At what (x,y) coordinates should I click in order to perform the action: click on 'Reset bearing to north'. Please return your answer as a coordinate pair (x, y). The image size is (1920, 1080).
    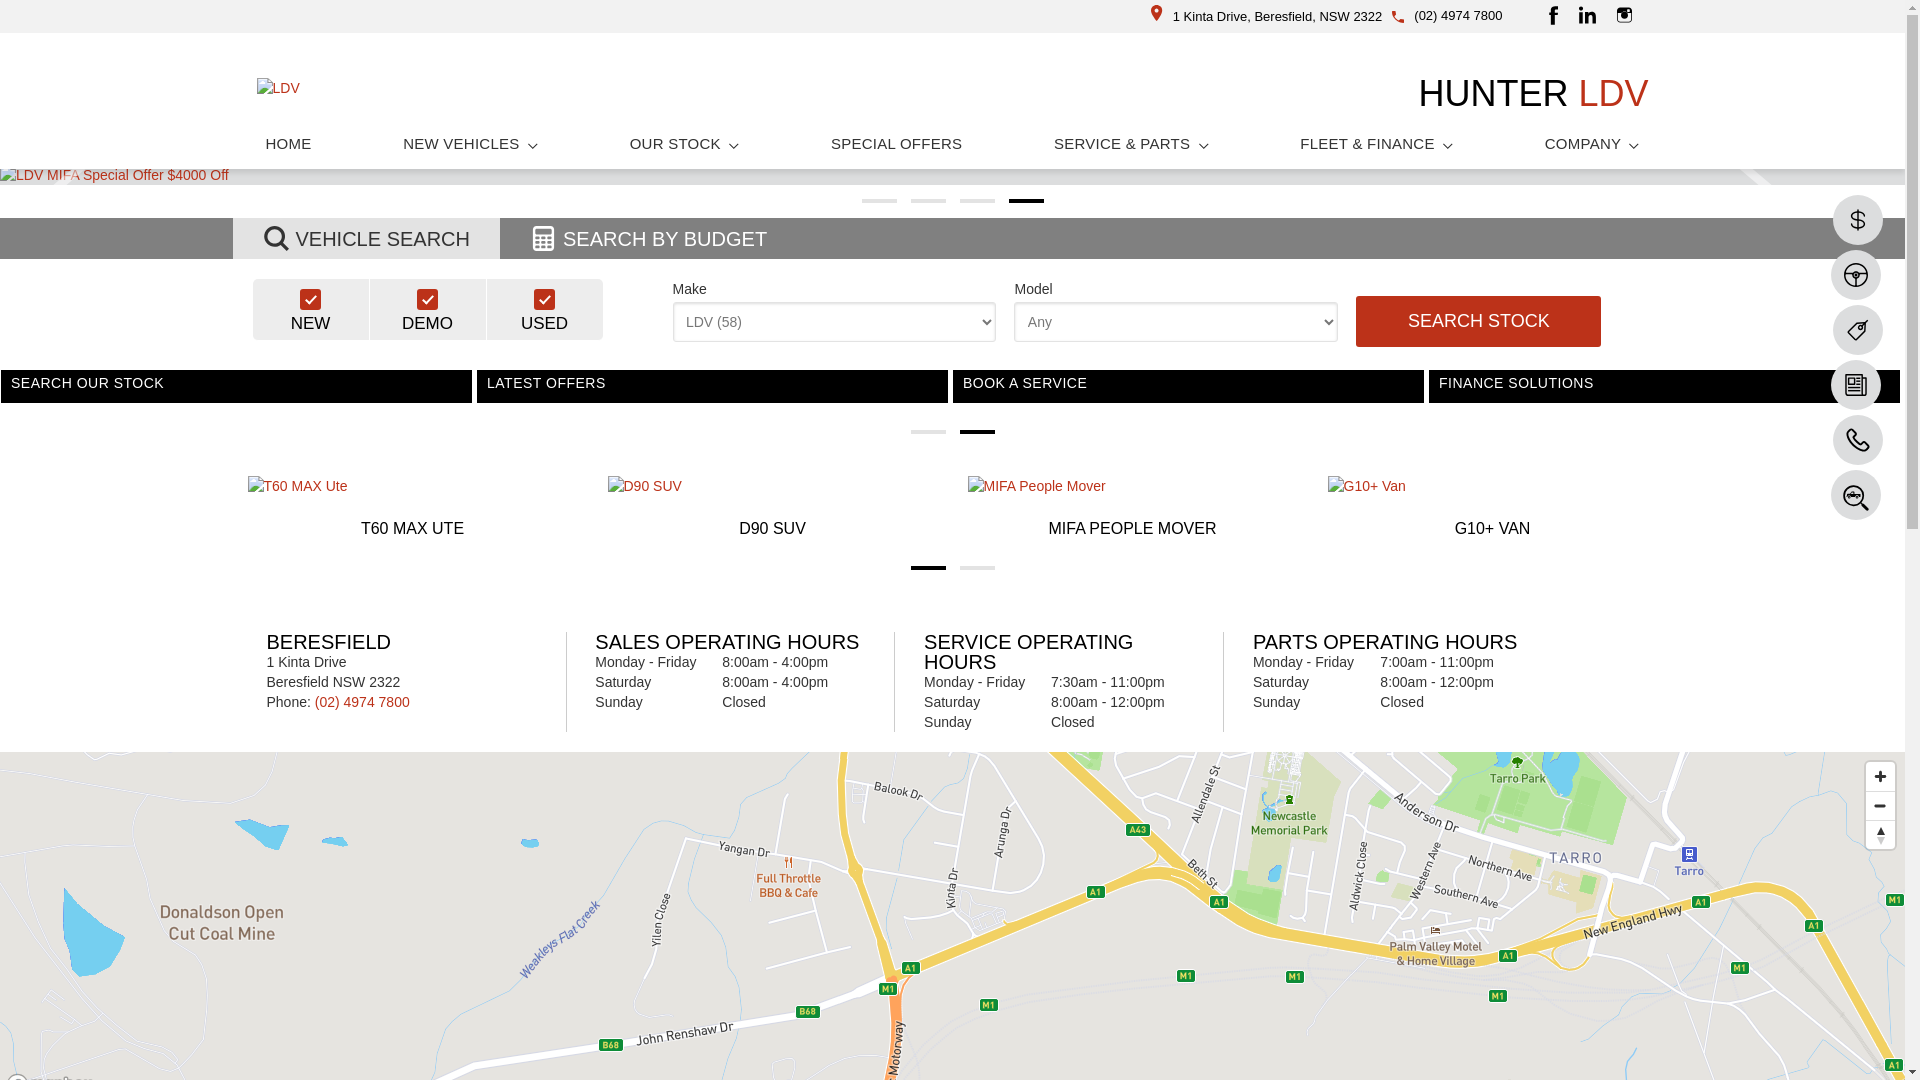
    Looking at the image, I should click on (1879, 834).